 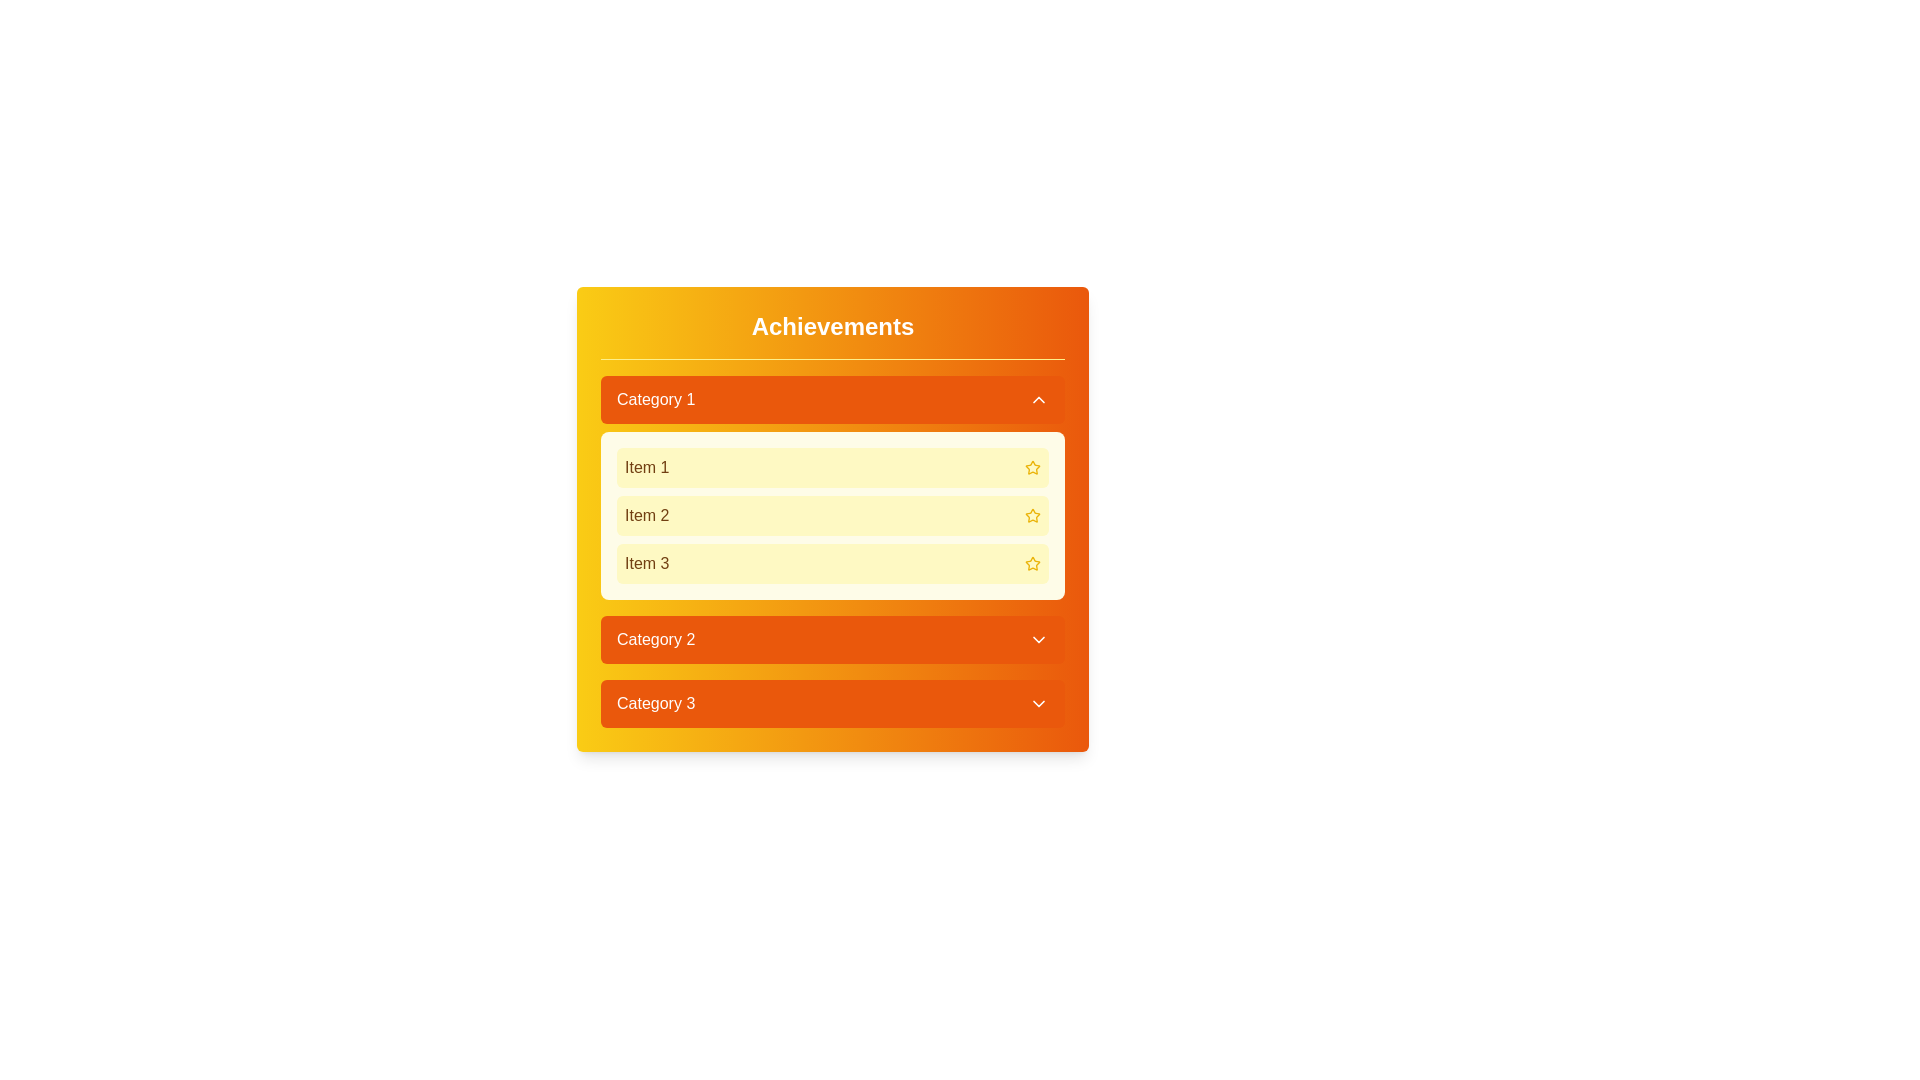 What do you see at coordinates (499, 300) in the screenshot?
I see `the background area of the component` at bounding box center [499, 300].